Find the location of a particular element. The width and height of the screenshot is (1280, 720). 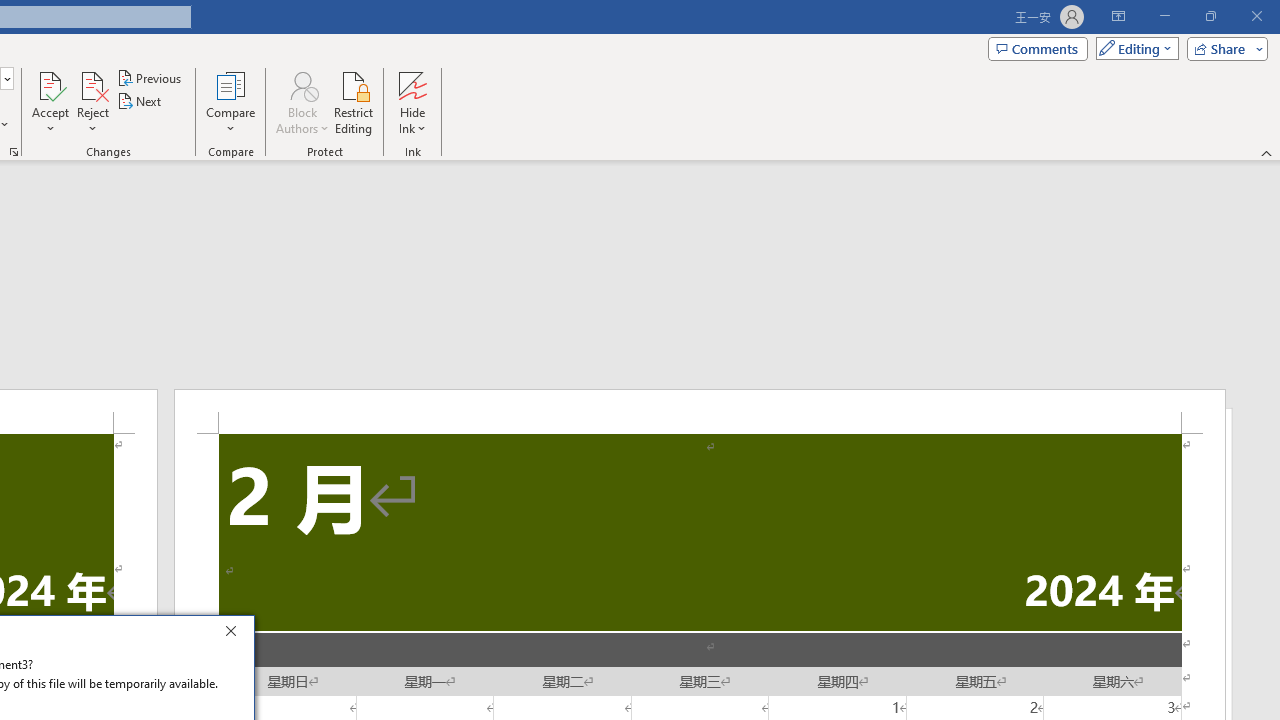

'Reject and Move to Next' is located at coordinates (91, 84).